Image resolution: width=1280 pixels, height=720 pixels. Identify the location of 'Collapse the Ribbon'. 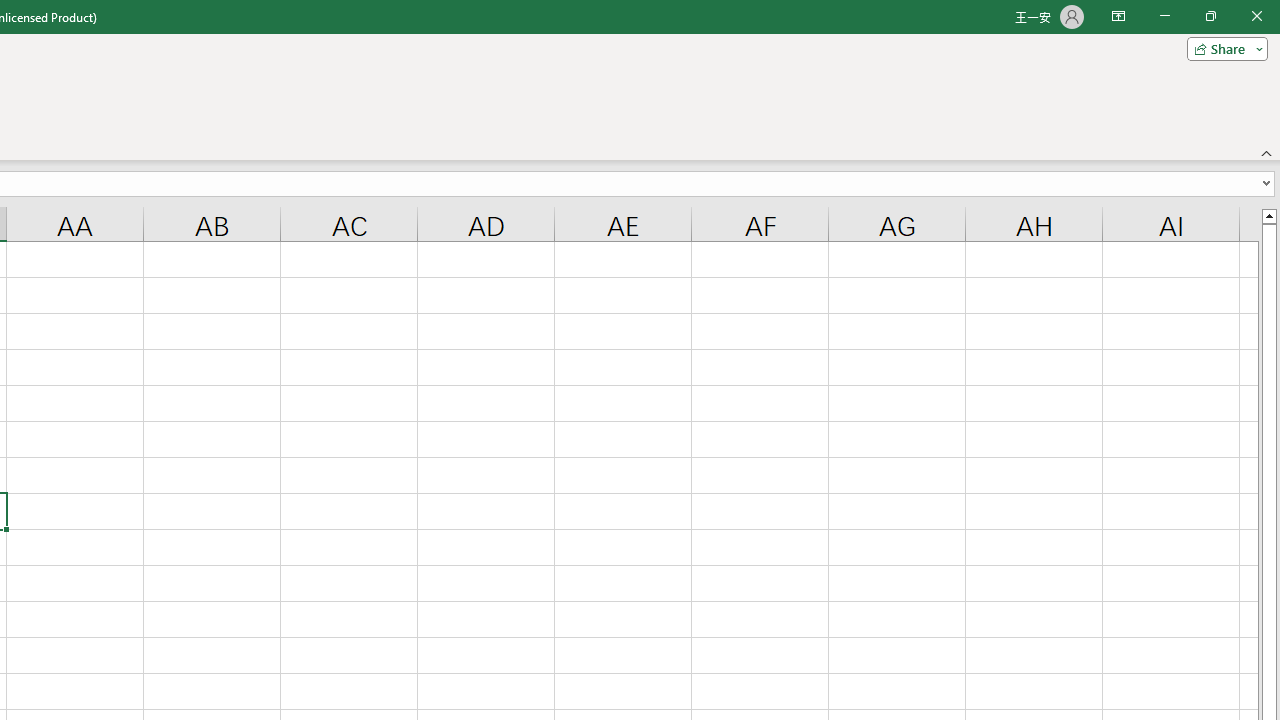
(1266, 152).